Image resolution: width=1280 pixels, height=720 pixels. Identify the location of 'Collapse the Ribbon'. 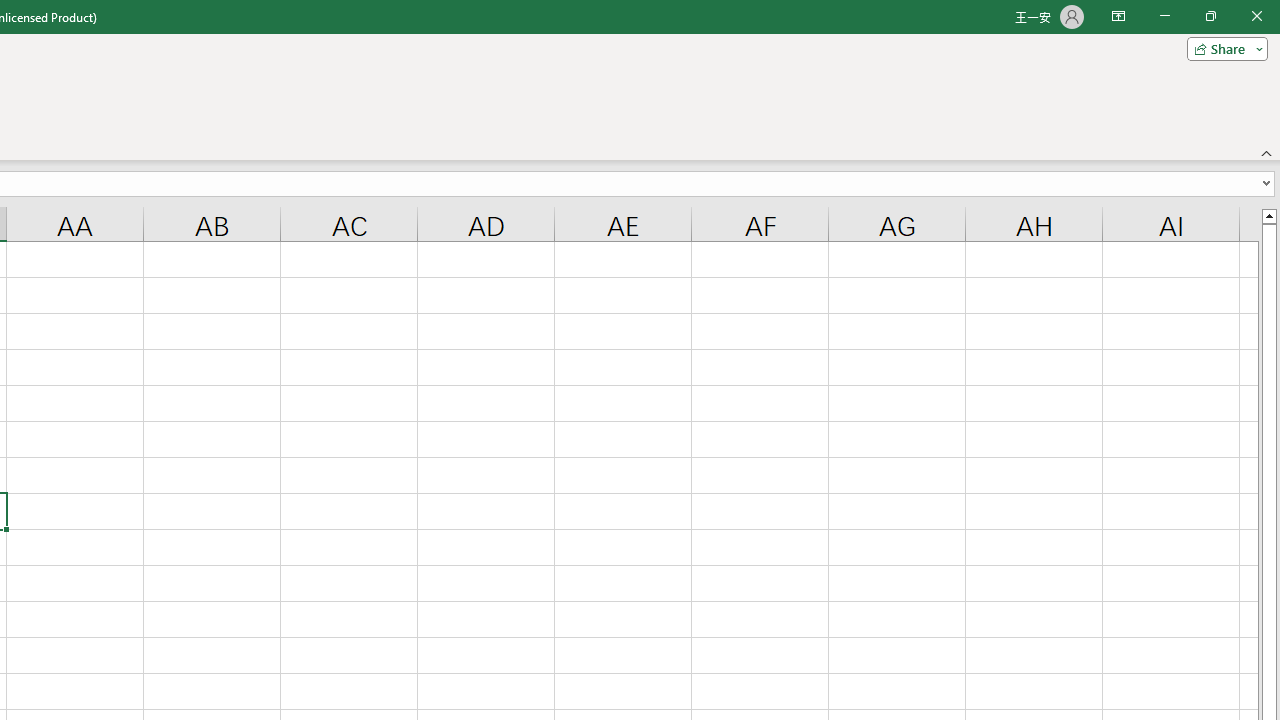
(1266, 152).